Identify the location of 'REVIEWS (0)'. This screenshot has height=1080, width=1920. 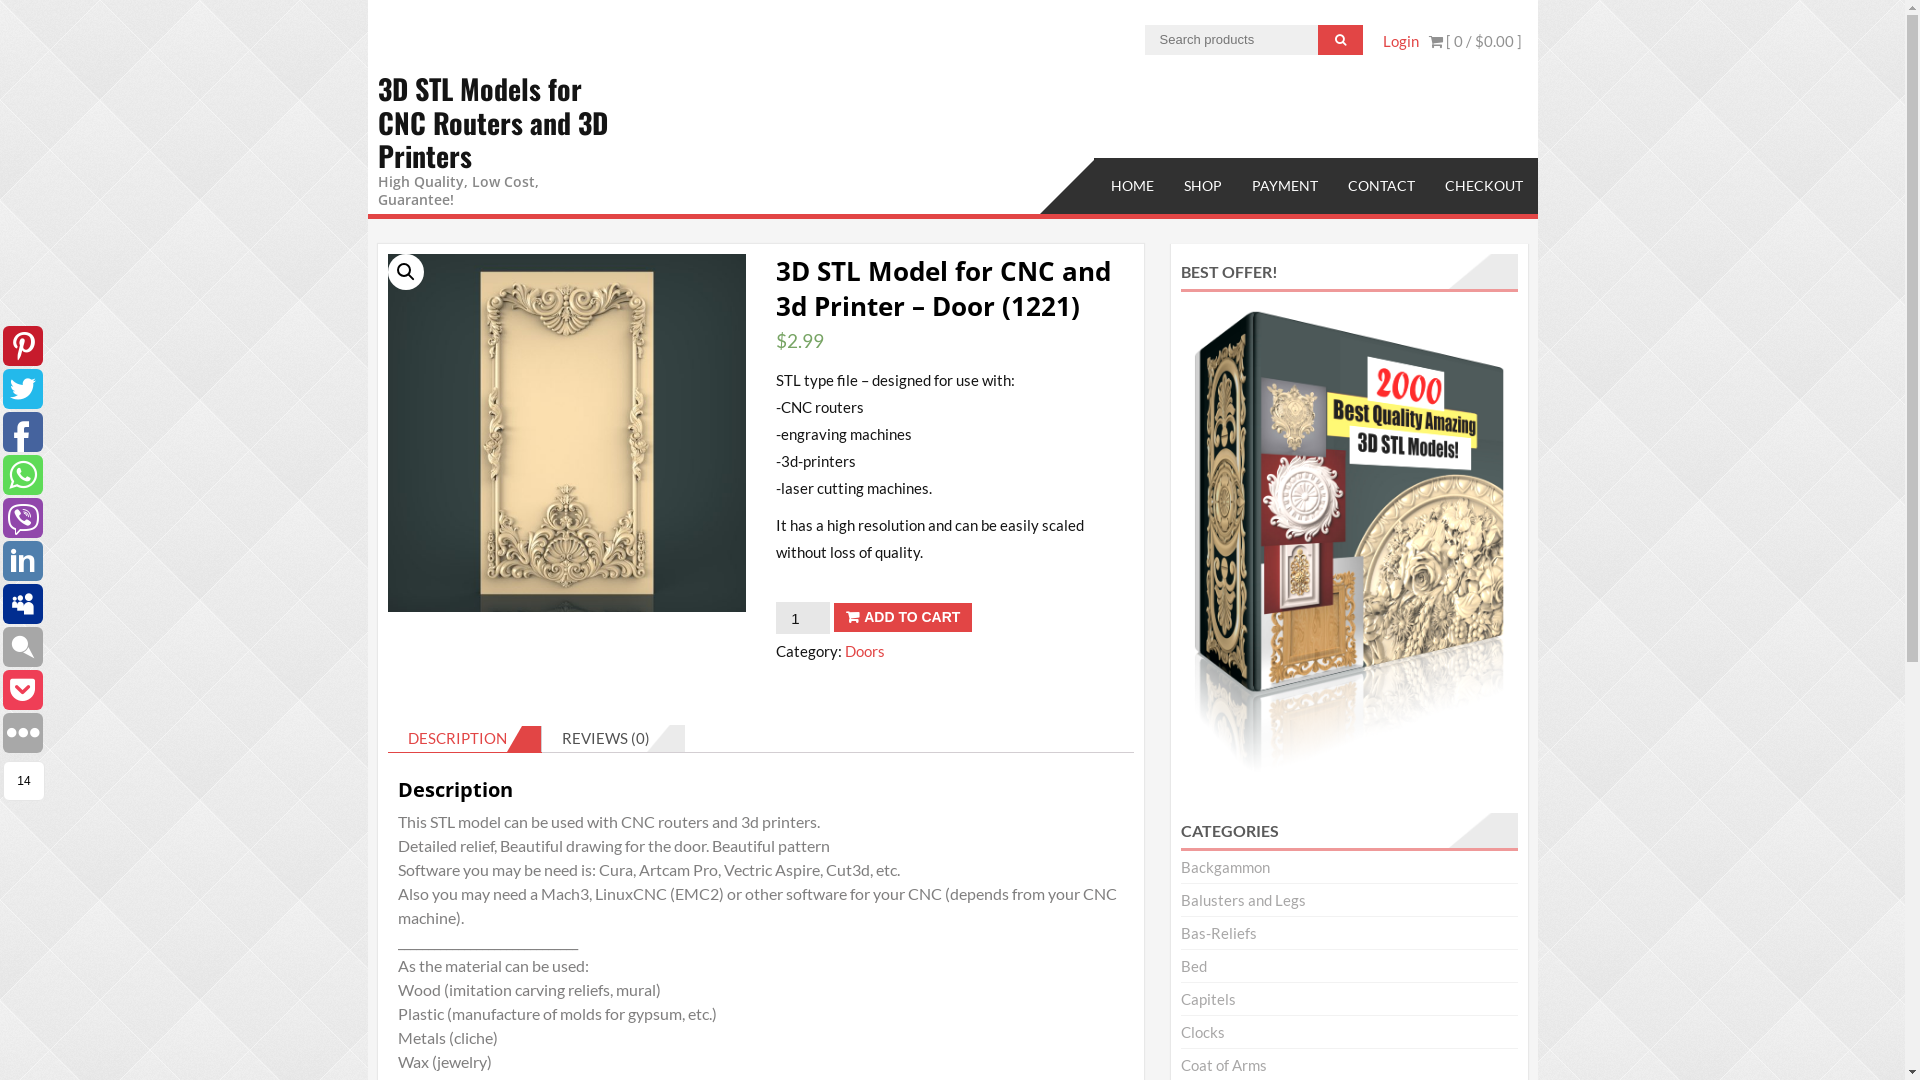
(604, 738).